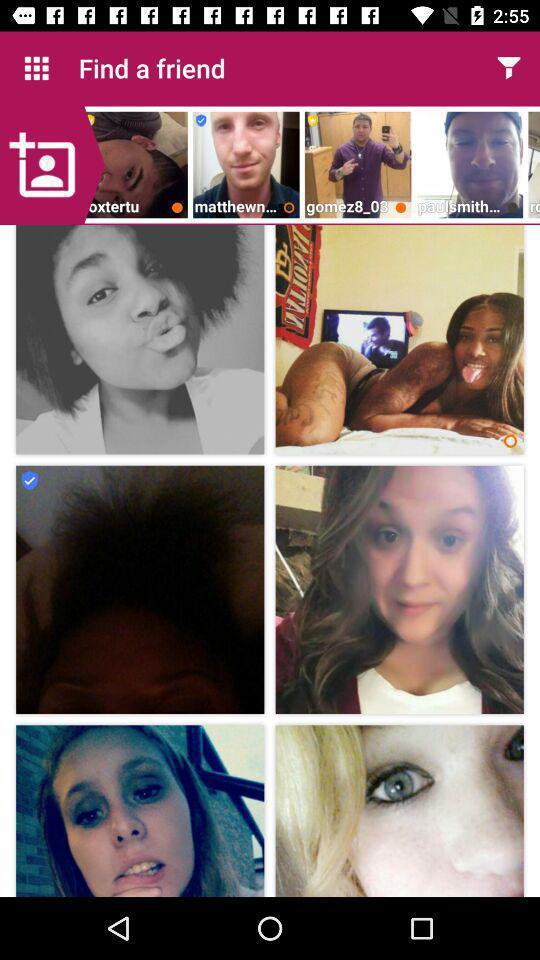 The image size is (540, 960). Describe the element at coordinates (508, 68) in the screenshot. I see `the icon to the right of the find a friend item` at that location.